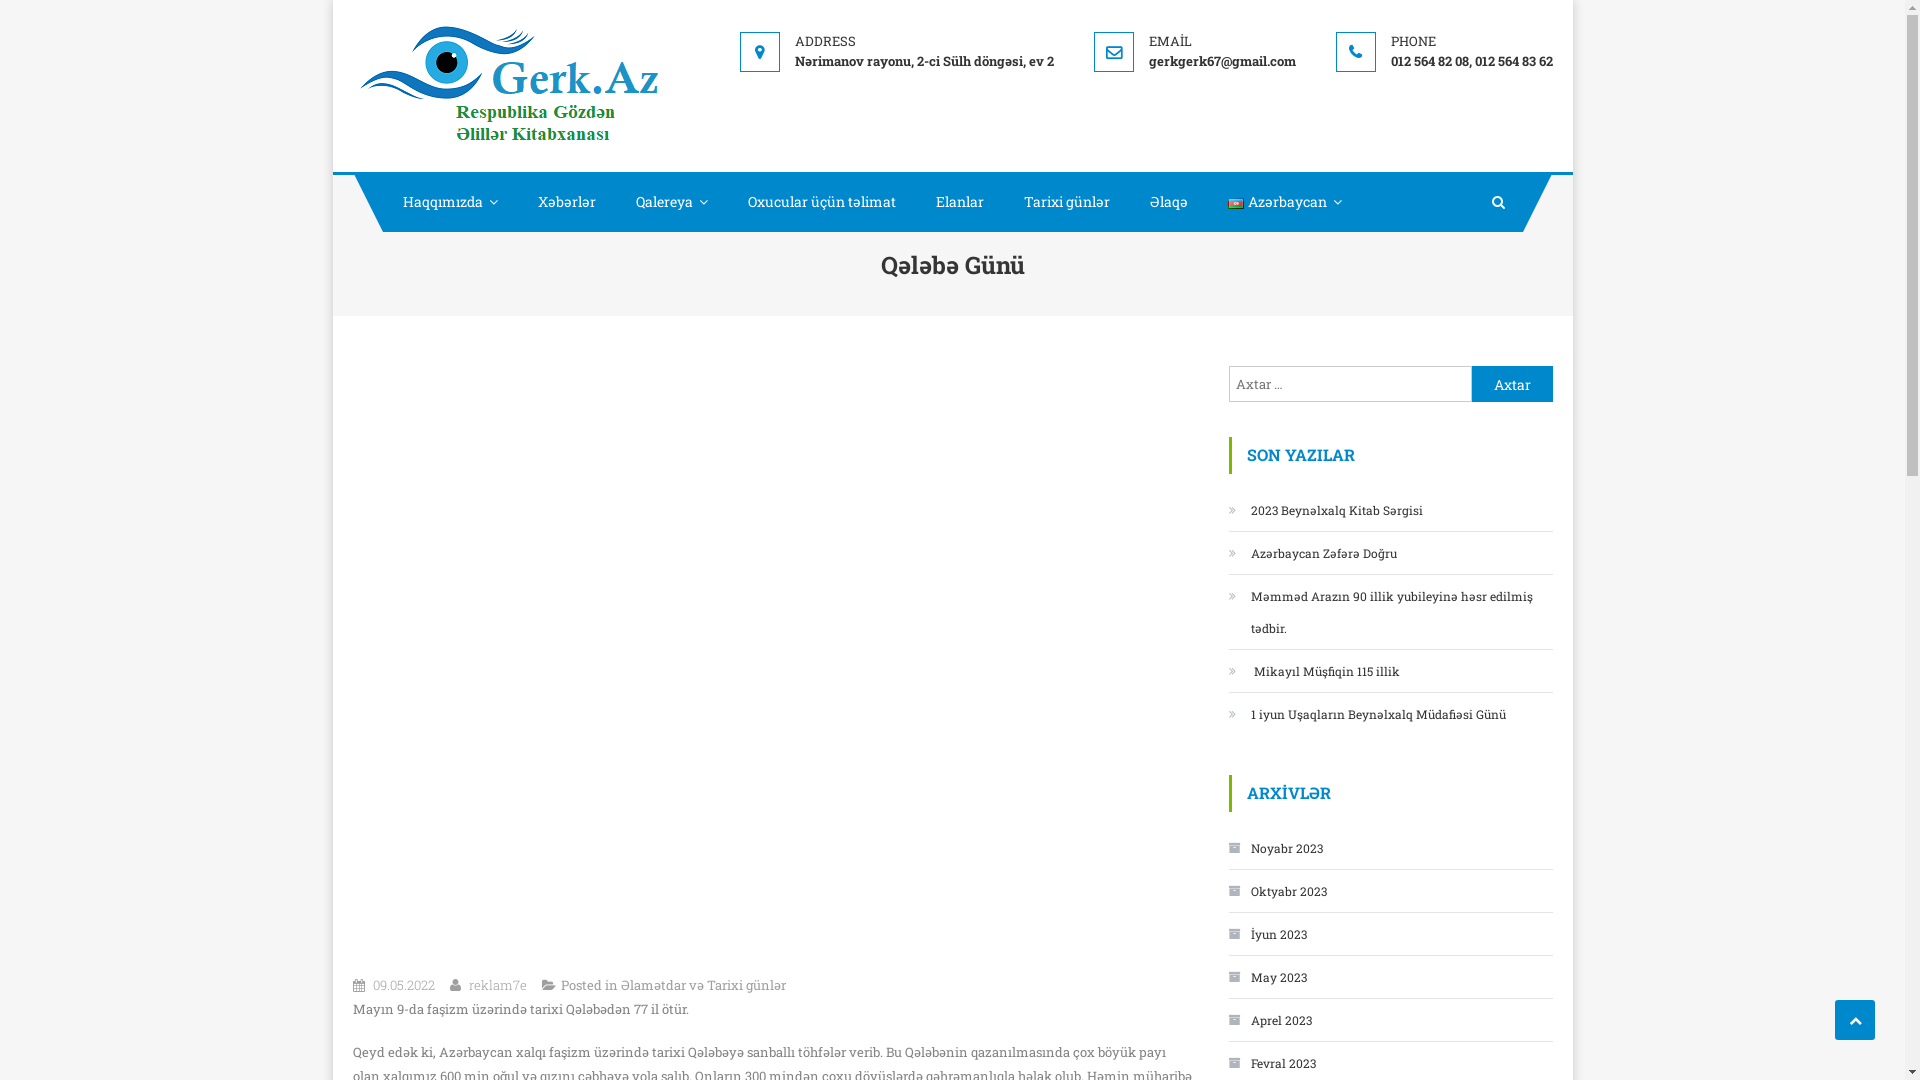 This screenshot has width=1920, height=1080. What do you see at coordinates (672, 201) in the screenshot?
I see `'Qalereya'` at bounding box center [672, 201].